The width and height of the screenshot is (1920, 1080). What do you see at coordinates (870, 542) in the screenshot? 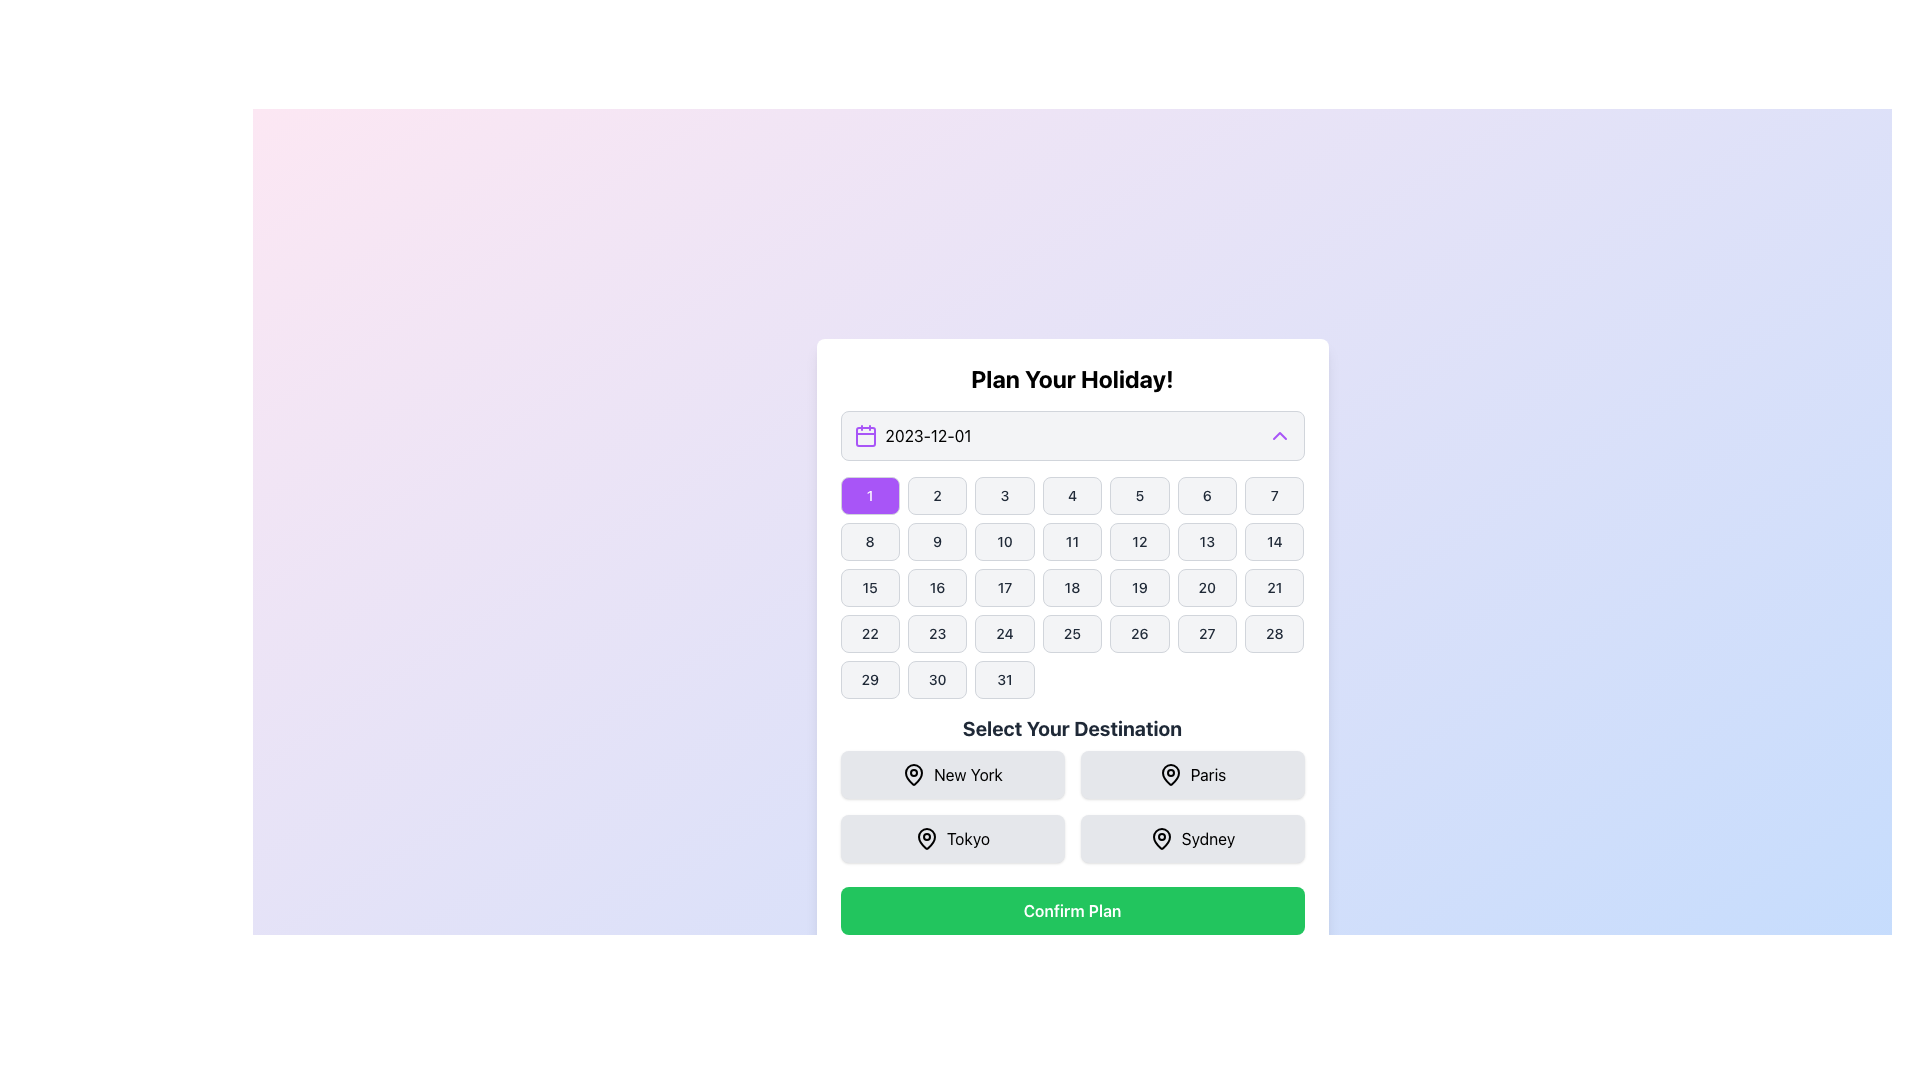
I see `the button displaying the number '8', which is styled with rounded corners and a light gray background` at bounding box center [870, 542].